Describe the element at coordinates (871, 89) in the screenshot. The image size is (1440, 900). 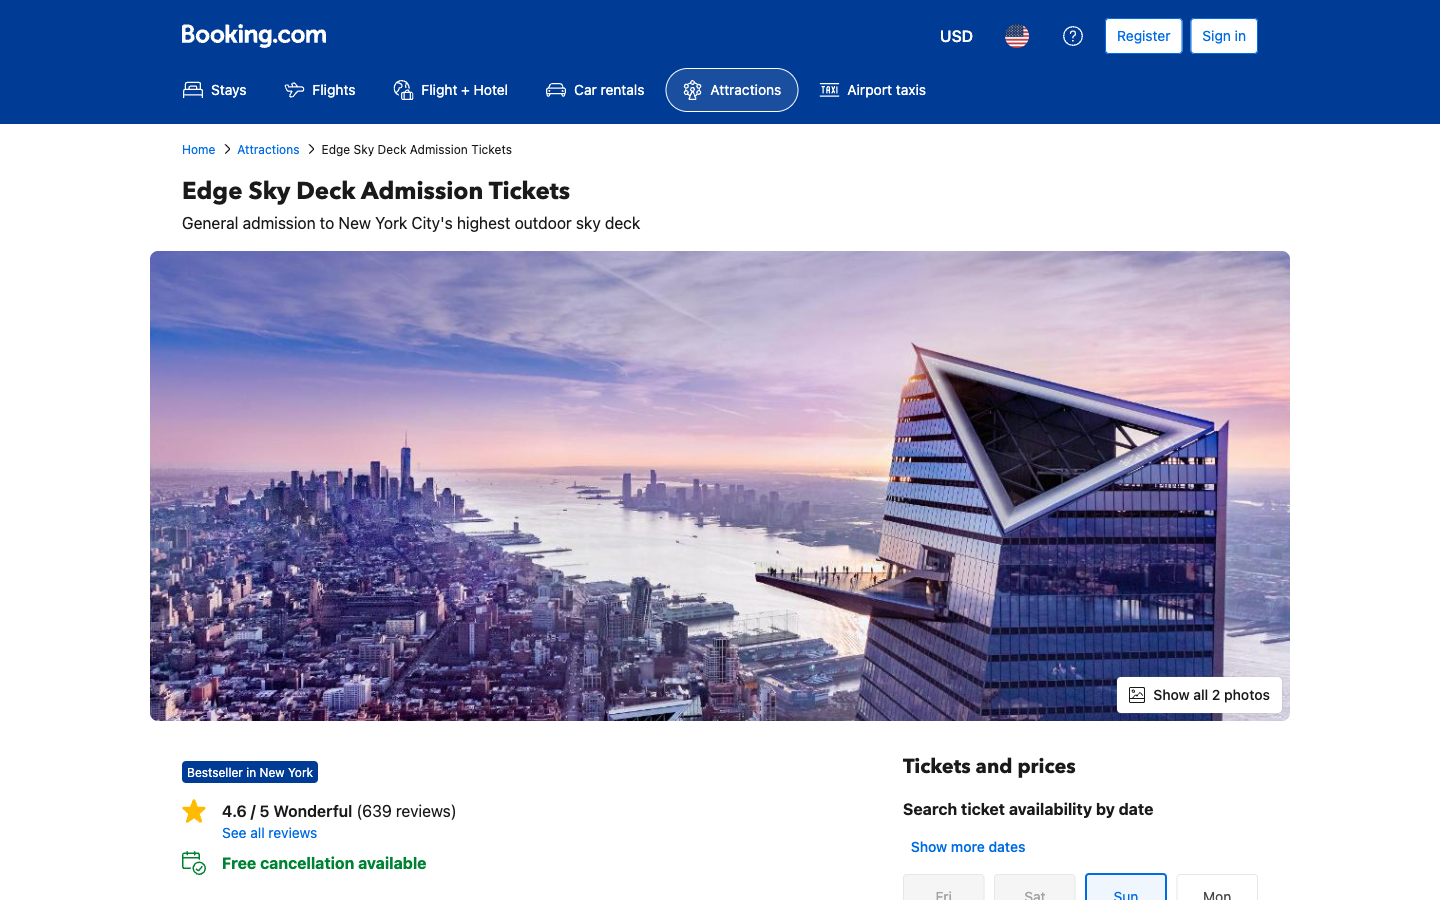
I see `Search for airport Taxis` at that location.